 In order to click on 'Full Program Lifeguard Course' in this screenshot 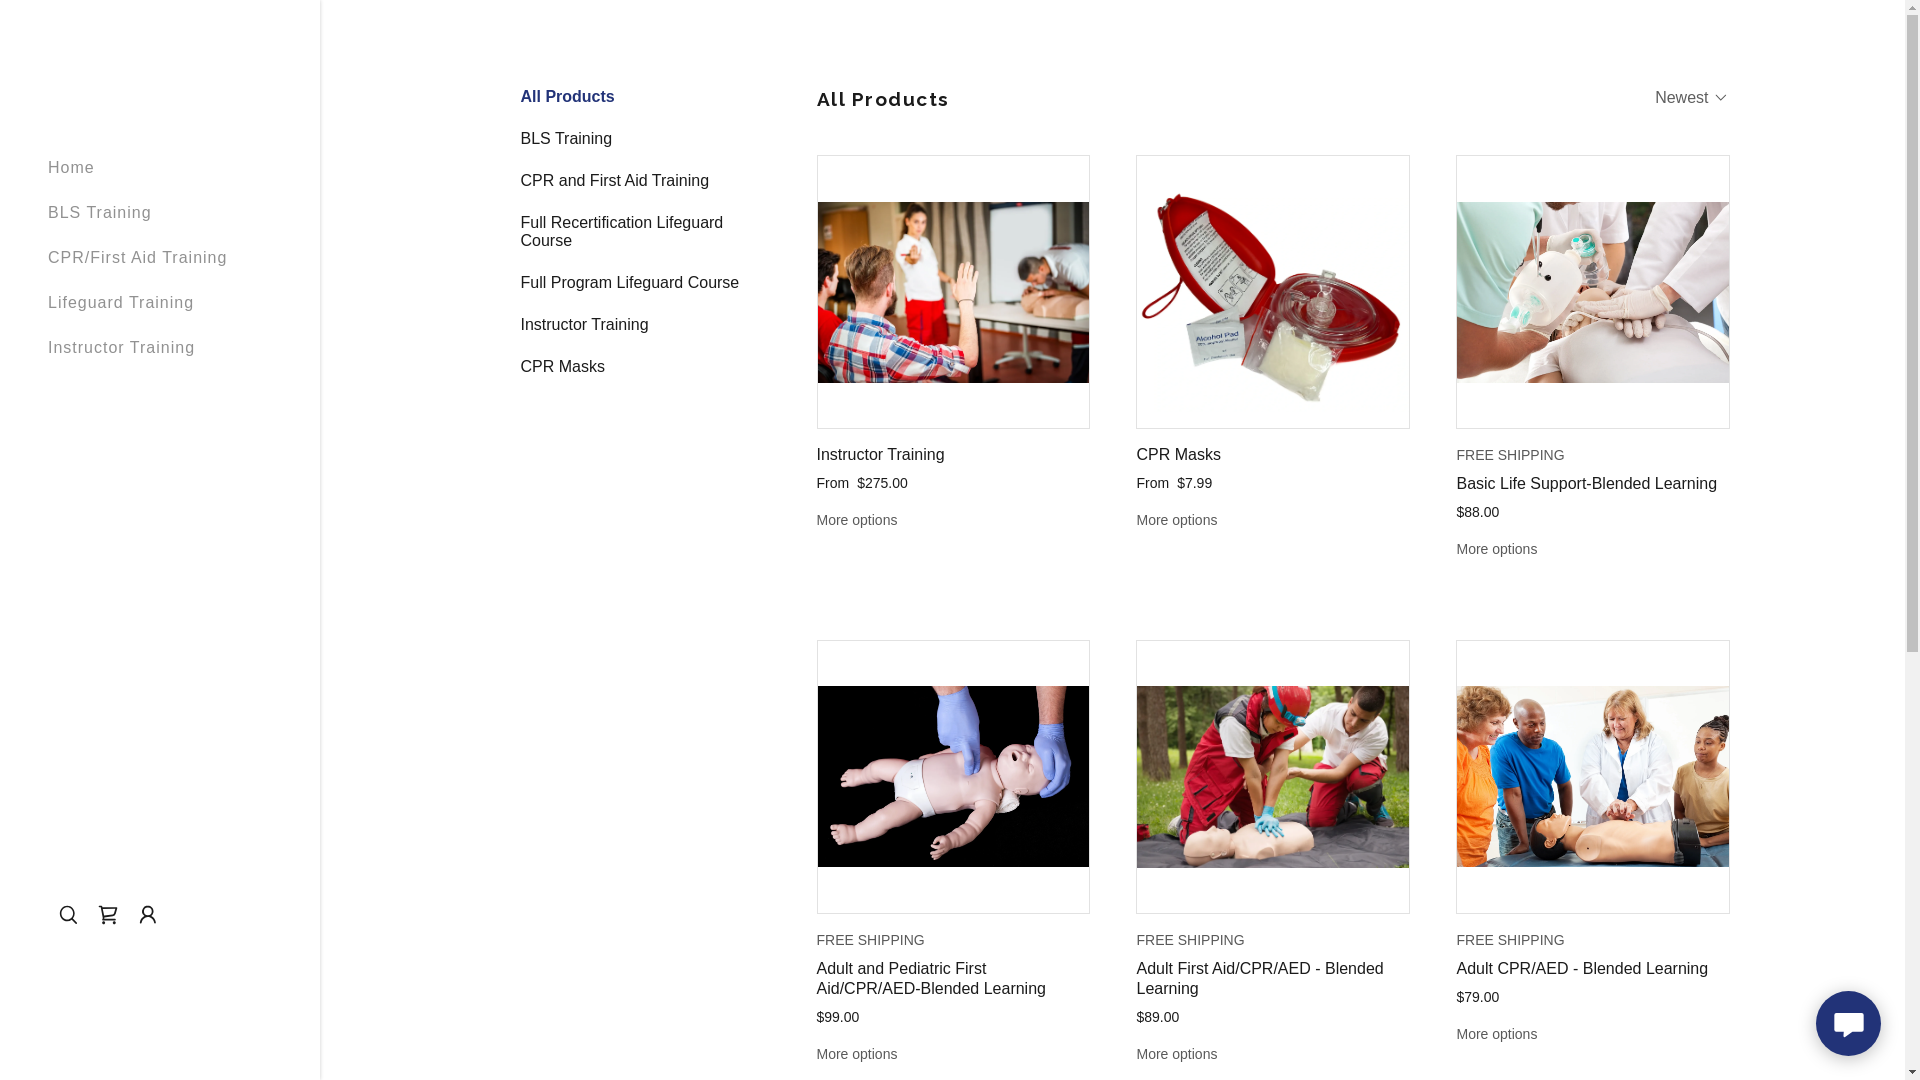, I will do `click(631, 282)`.